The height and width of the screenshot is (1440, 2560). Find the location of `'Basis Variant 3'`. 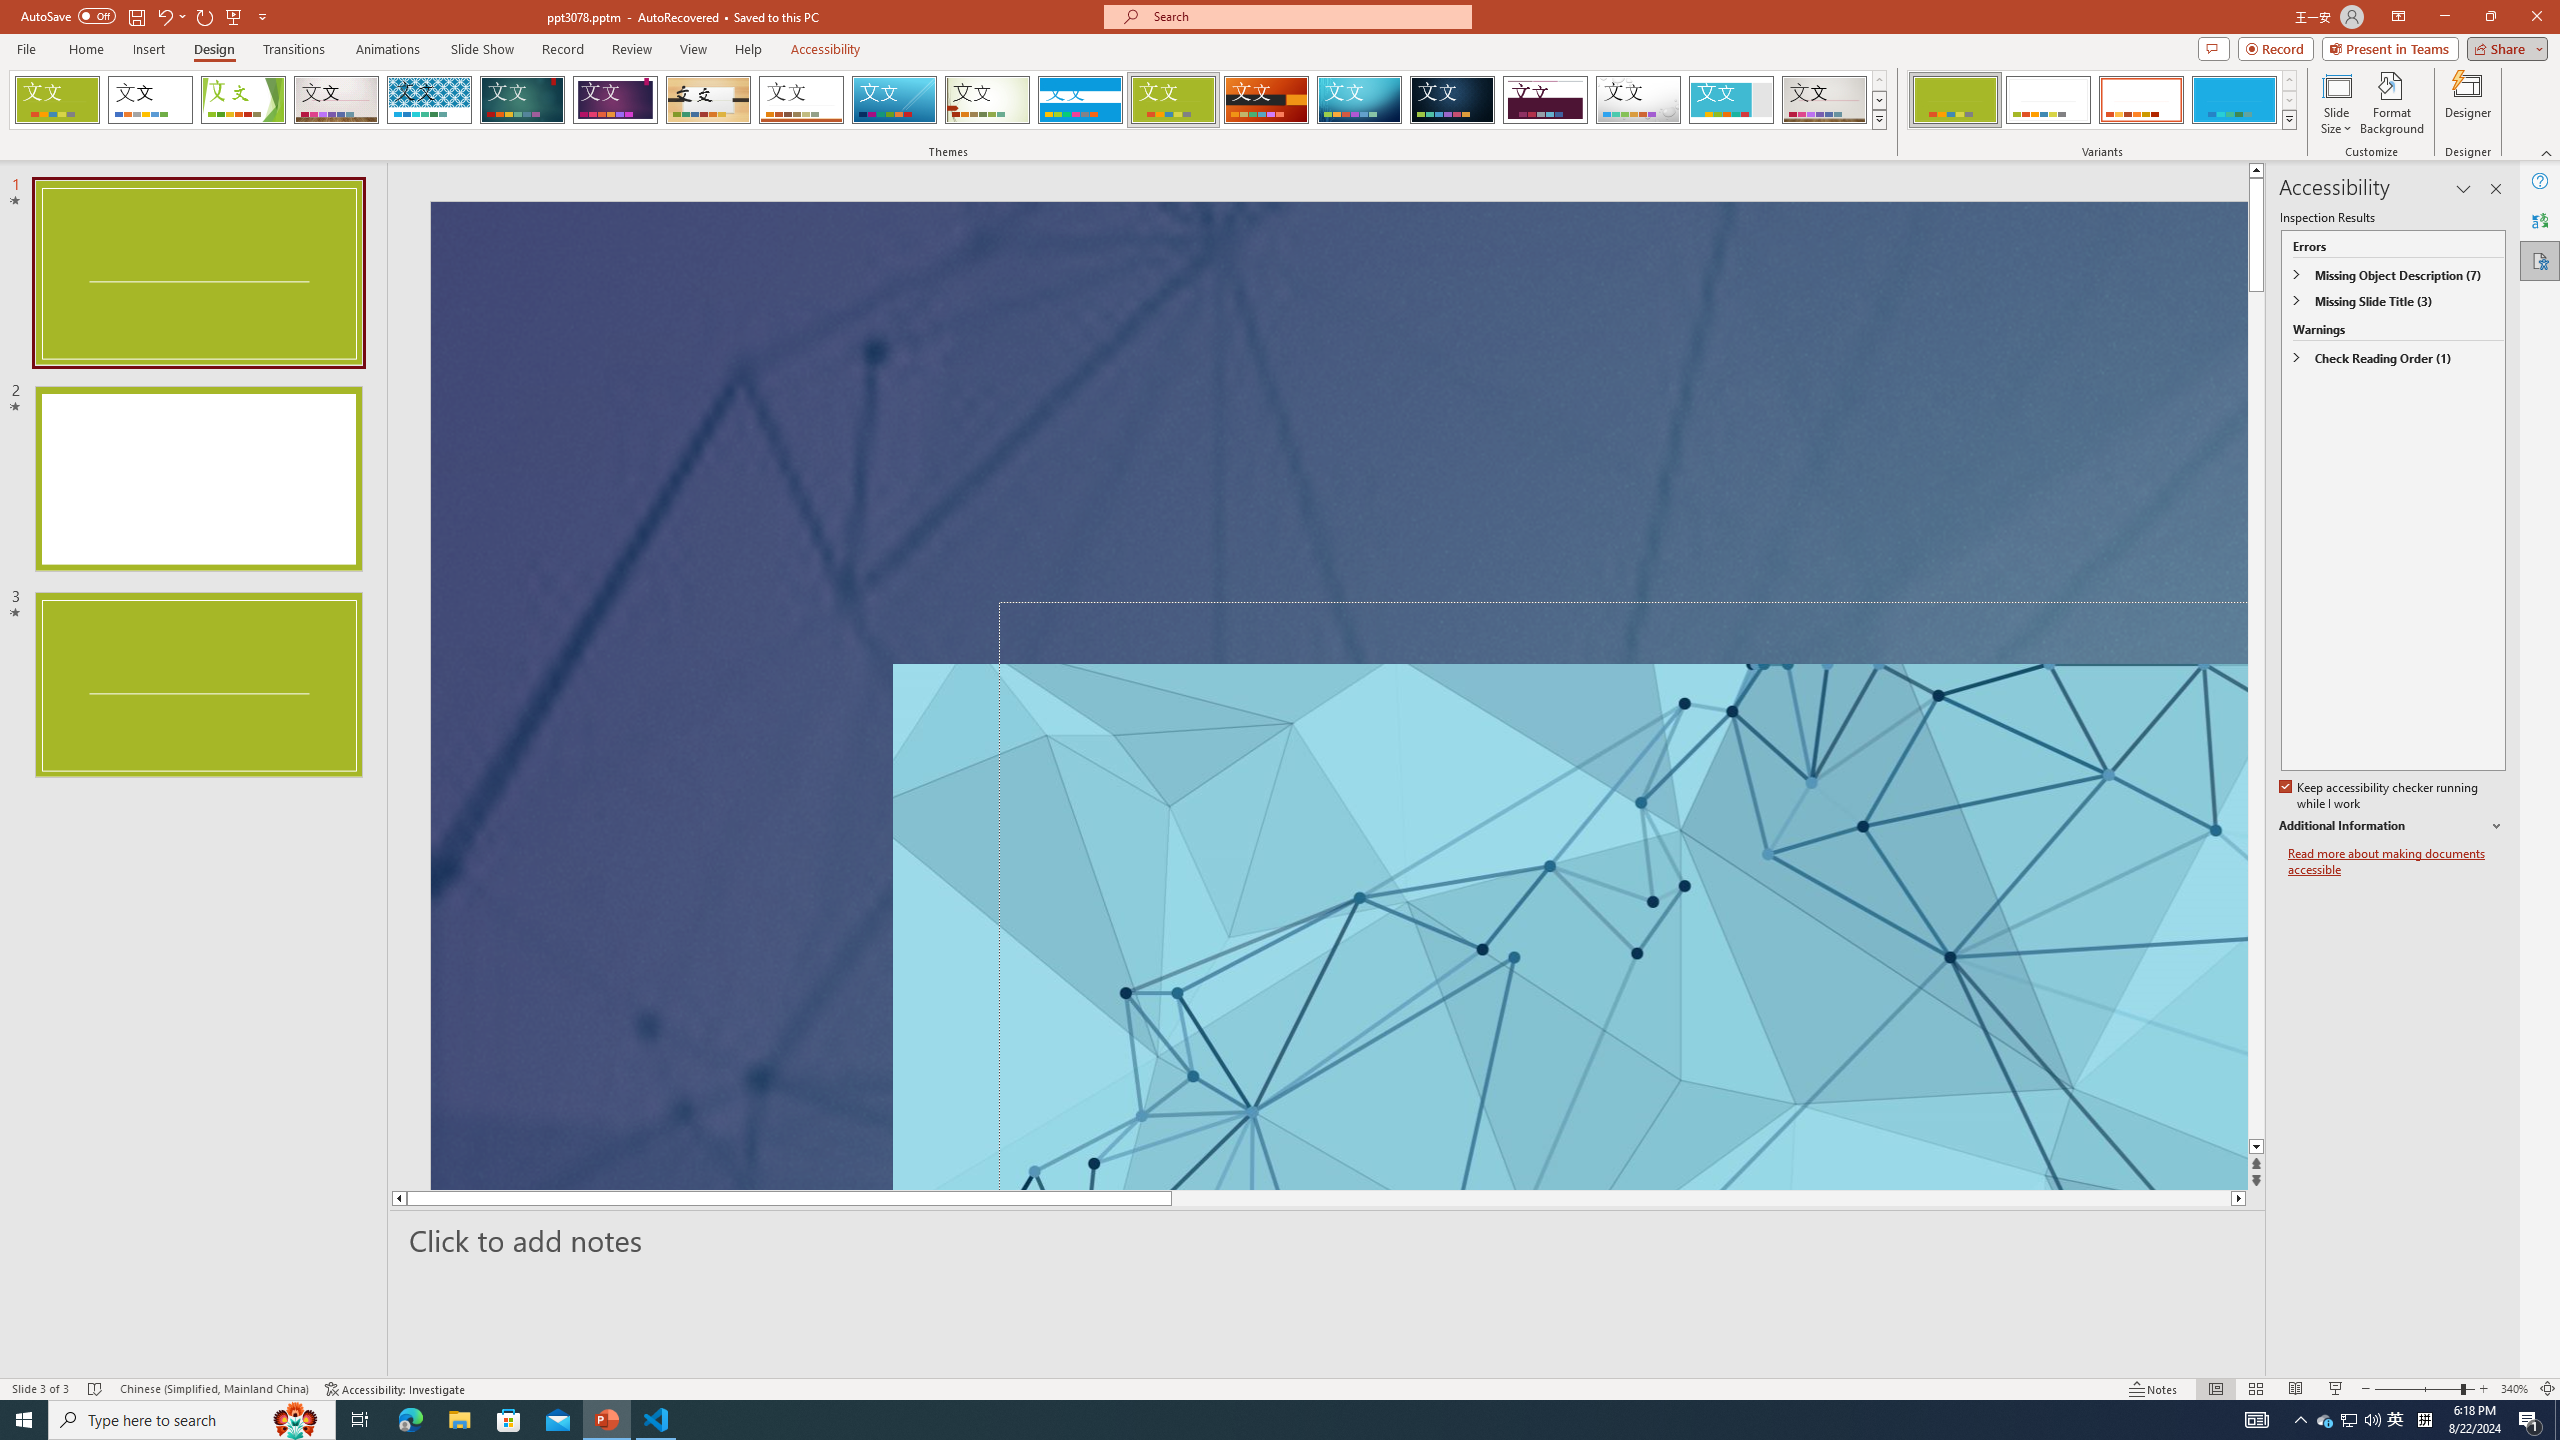

'Basis Variant 3' is located at coordinates (2140, 99).